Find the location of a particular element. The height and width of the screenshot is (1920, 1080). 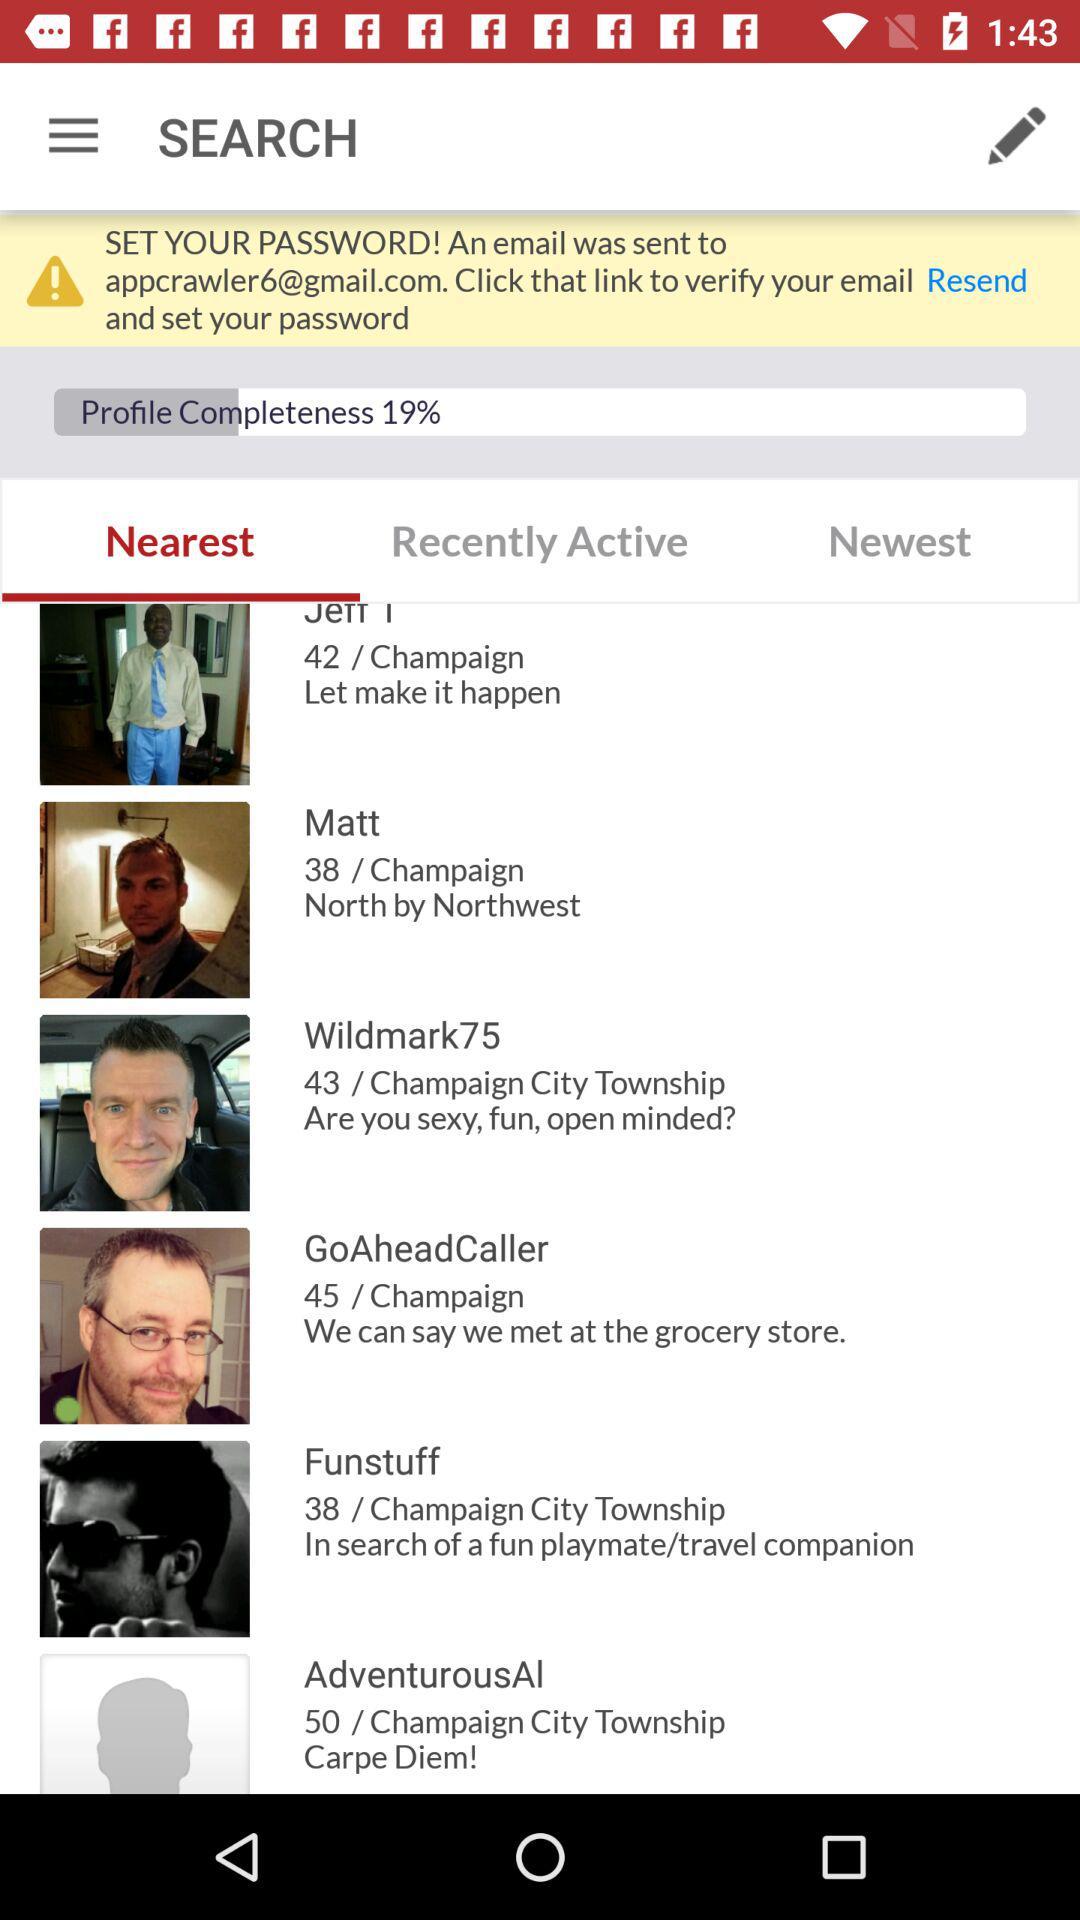

tab newest in grey color is located at coordinates (898, 541).